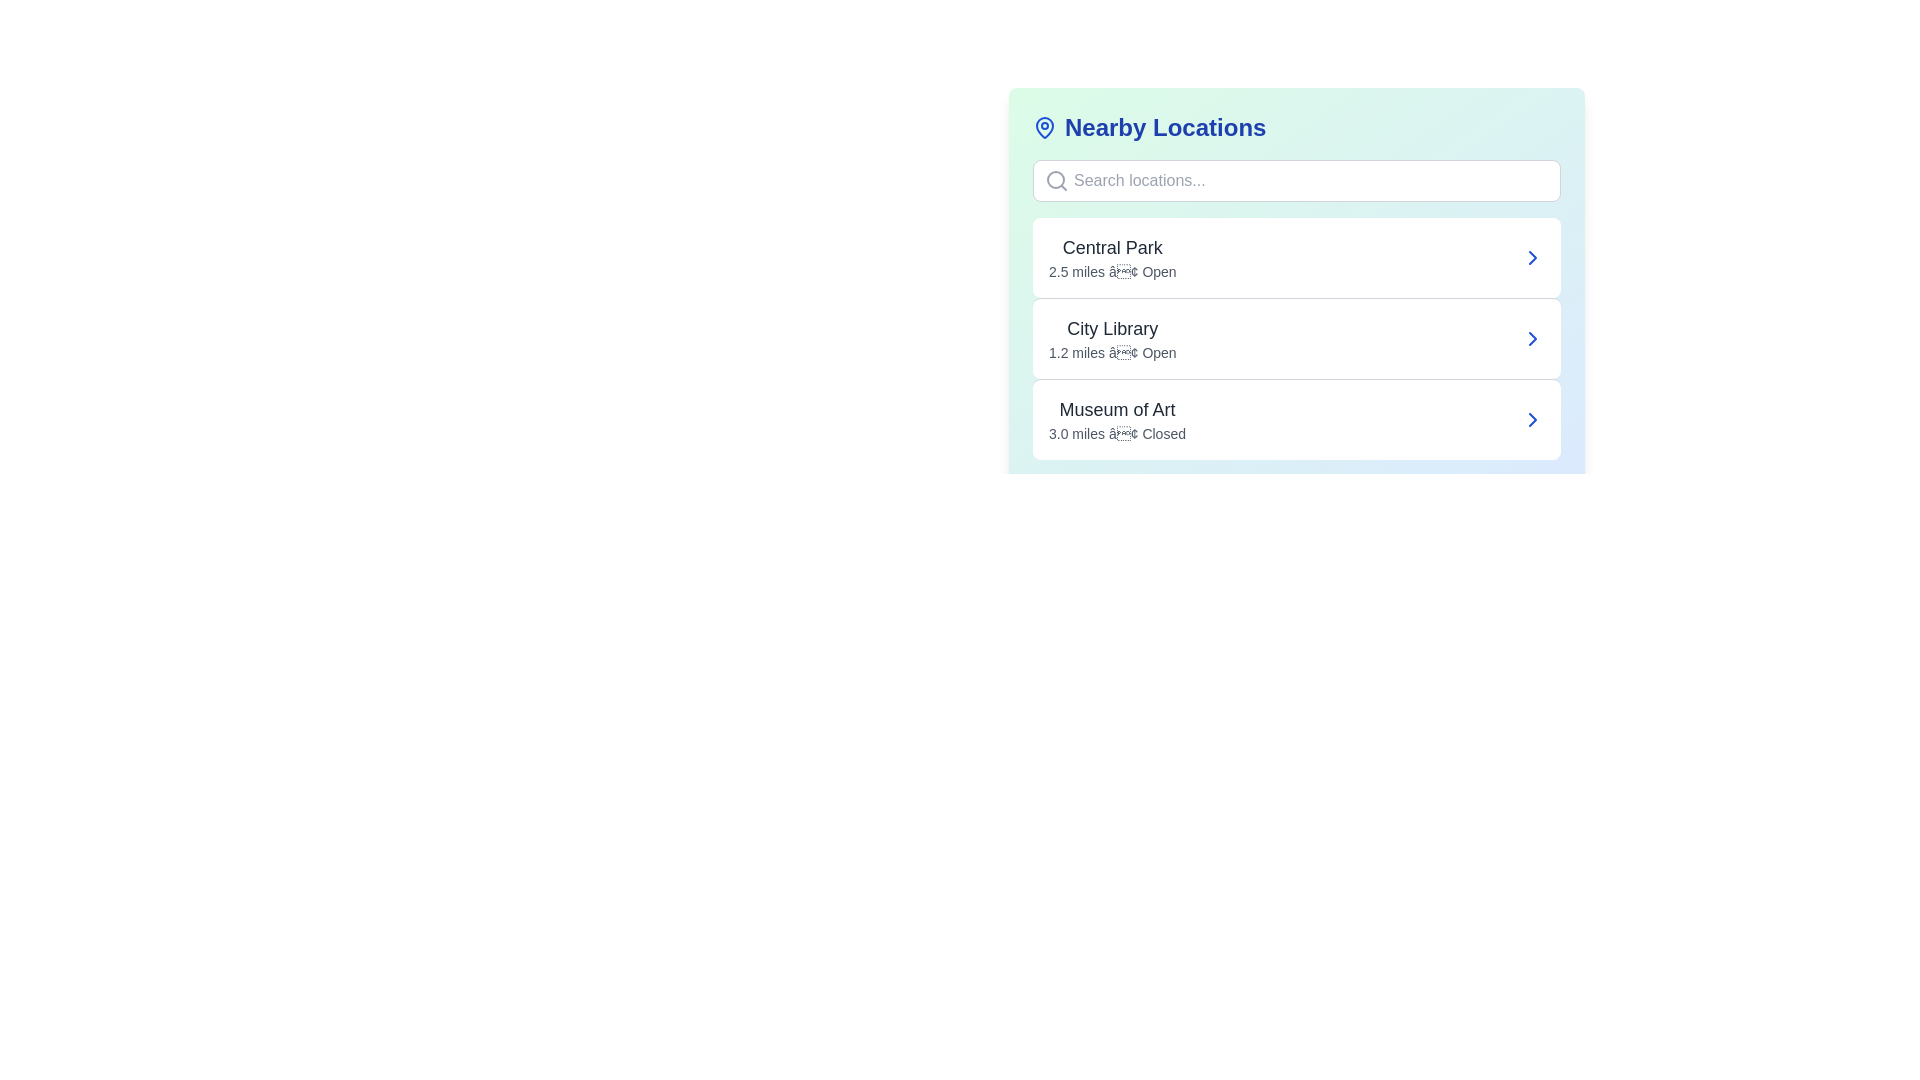  Describe the element at coordinates (1531, 419) in the screenshot. I see `the right-facing chevron icon located at the far-right end of the 'Museum of Art' list entry in the 'Nearby Locations' list` at that location.